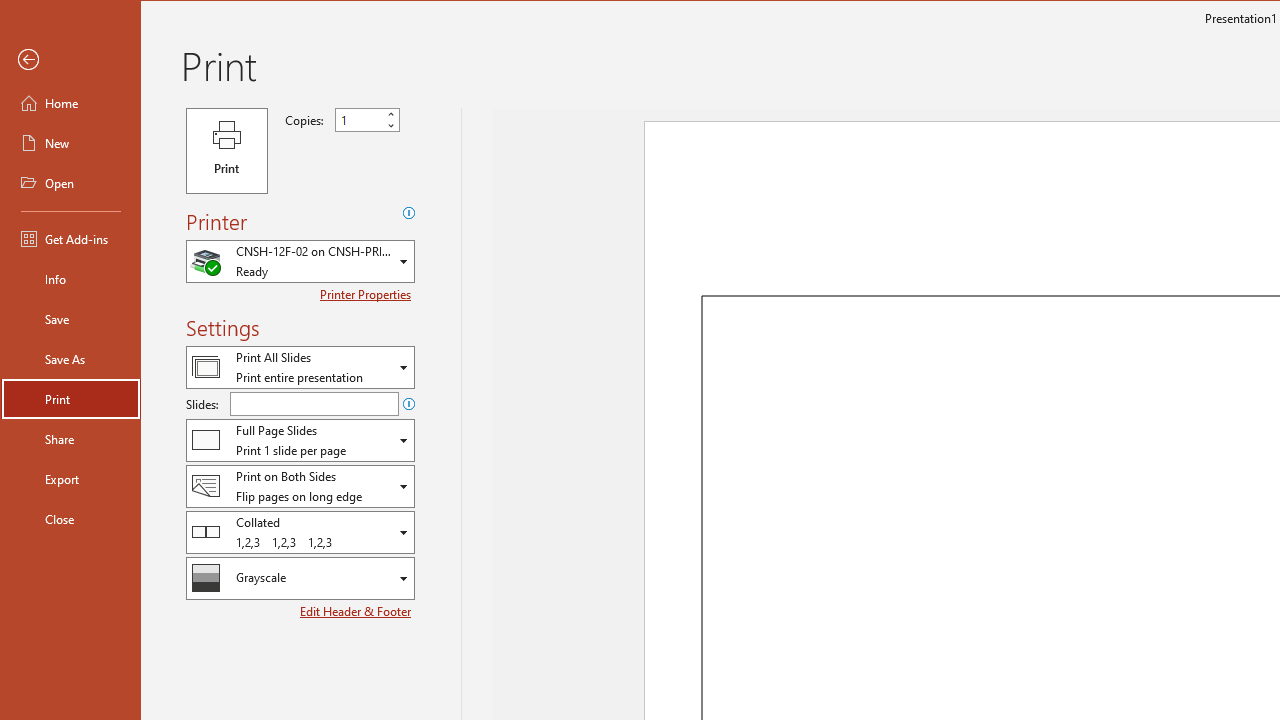 This screenshot has height=720, width=1280. I want to click on 'Two-Sided Printing', so click(299, 486).